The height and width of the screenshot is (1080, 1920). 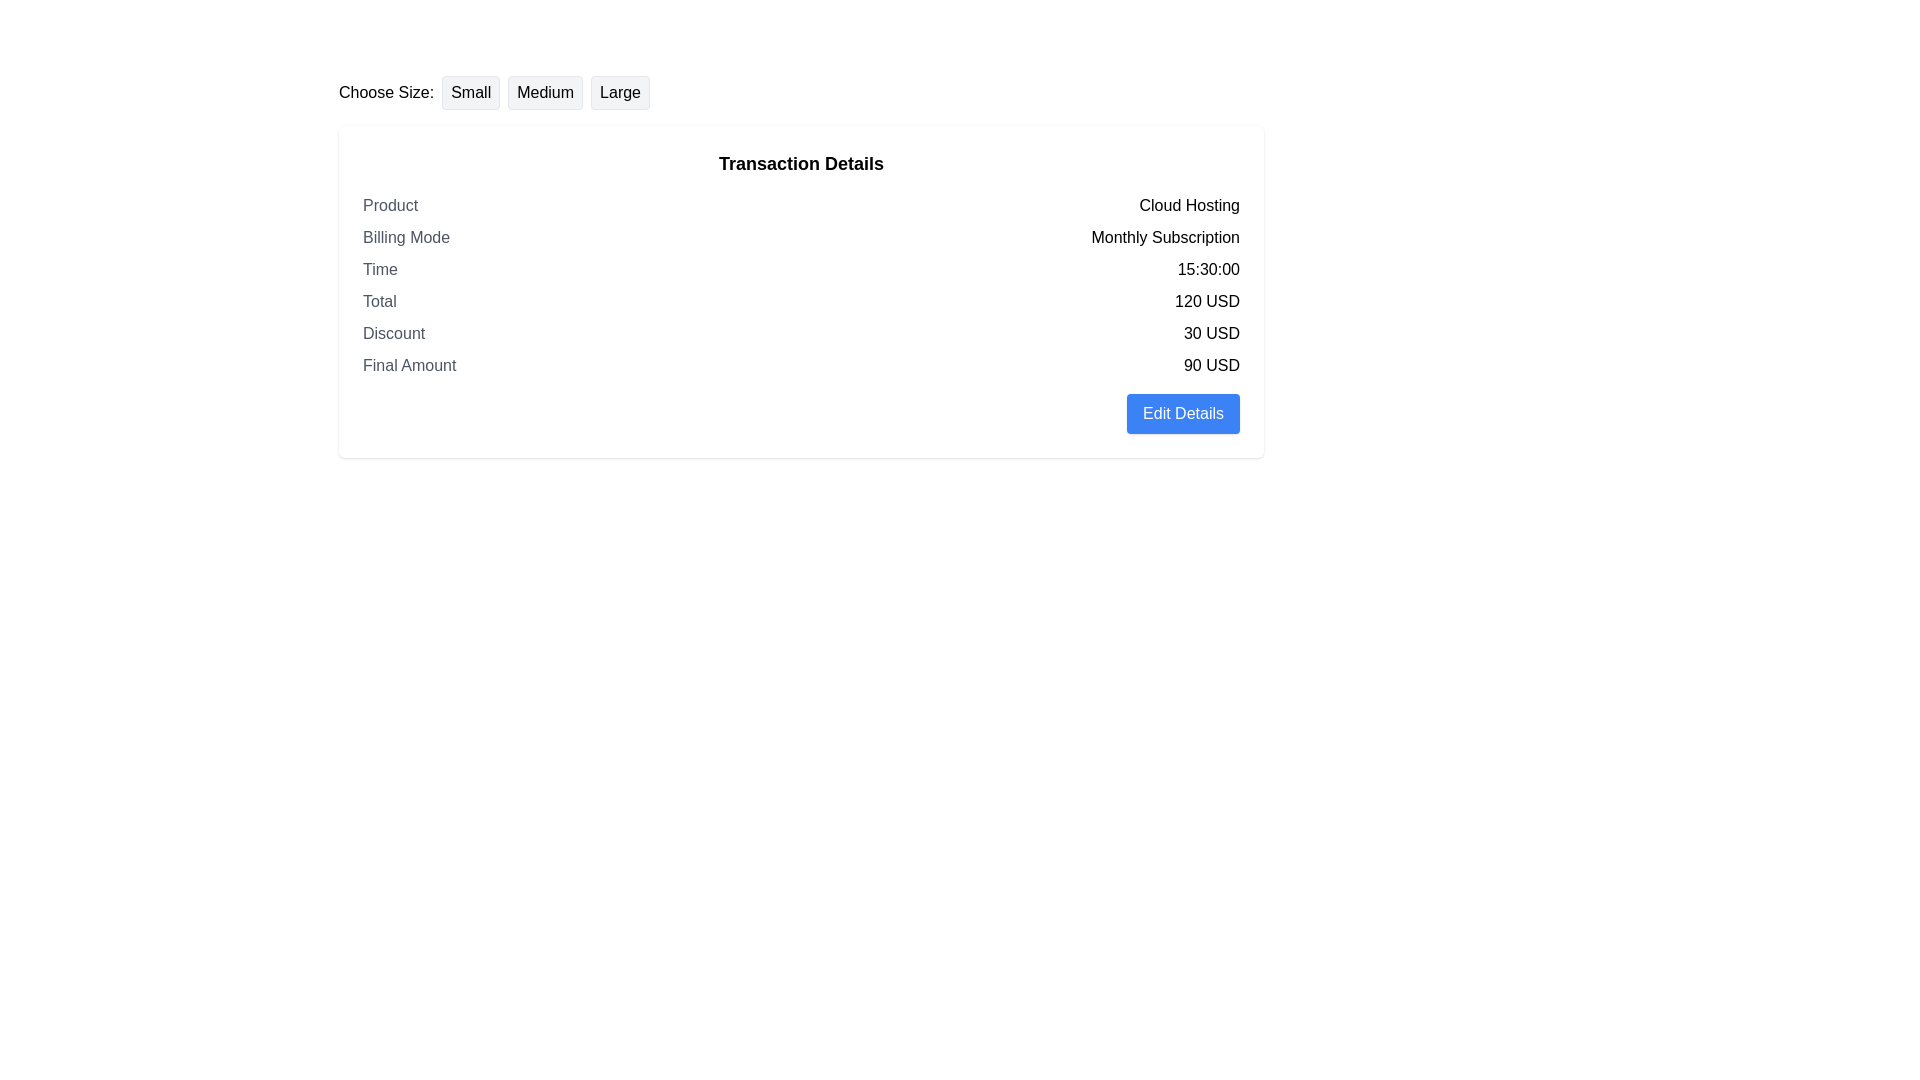 I want to click on the text label displaying 'Monthly Subscription' in the 'Transaction Details' table, aligned to the right within the 'Billing Mode' row, so click(x=1165, y=237).